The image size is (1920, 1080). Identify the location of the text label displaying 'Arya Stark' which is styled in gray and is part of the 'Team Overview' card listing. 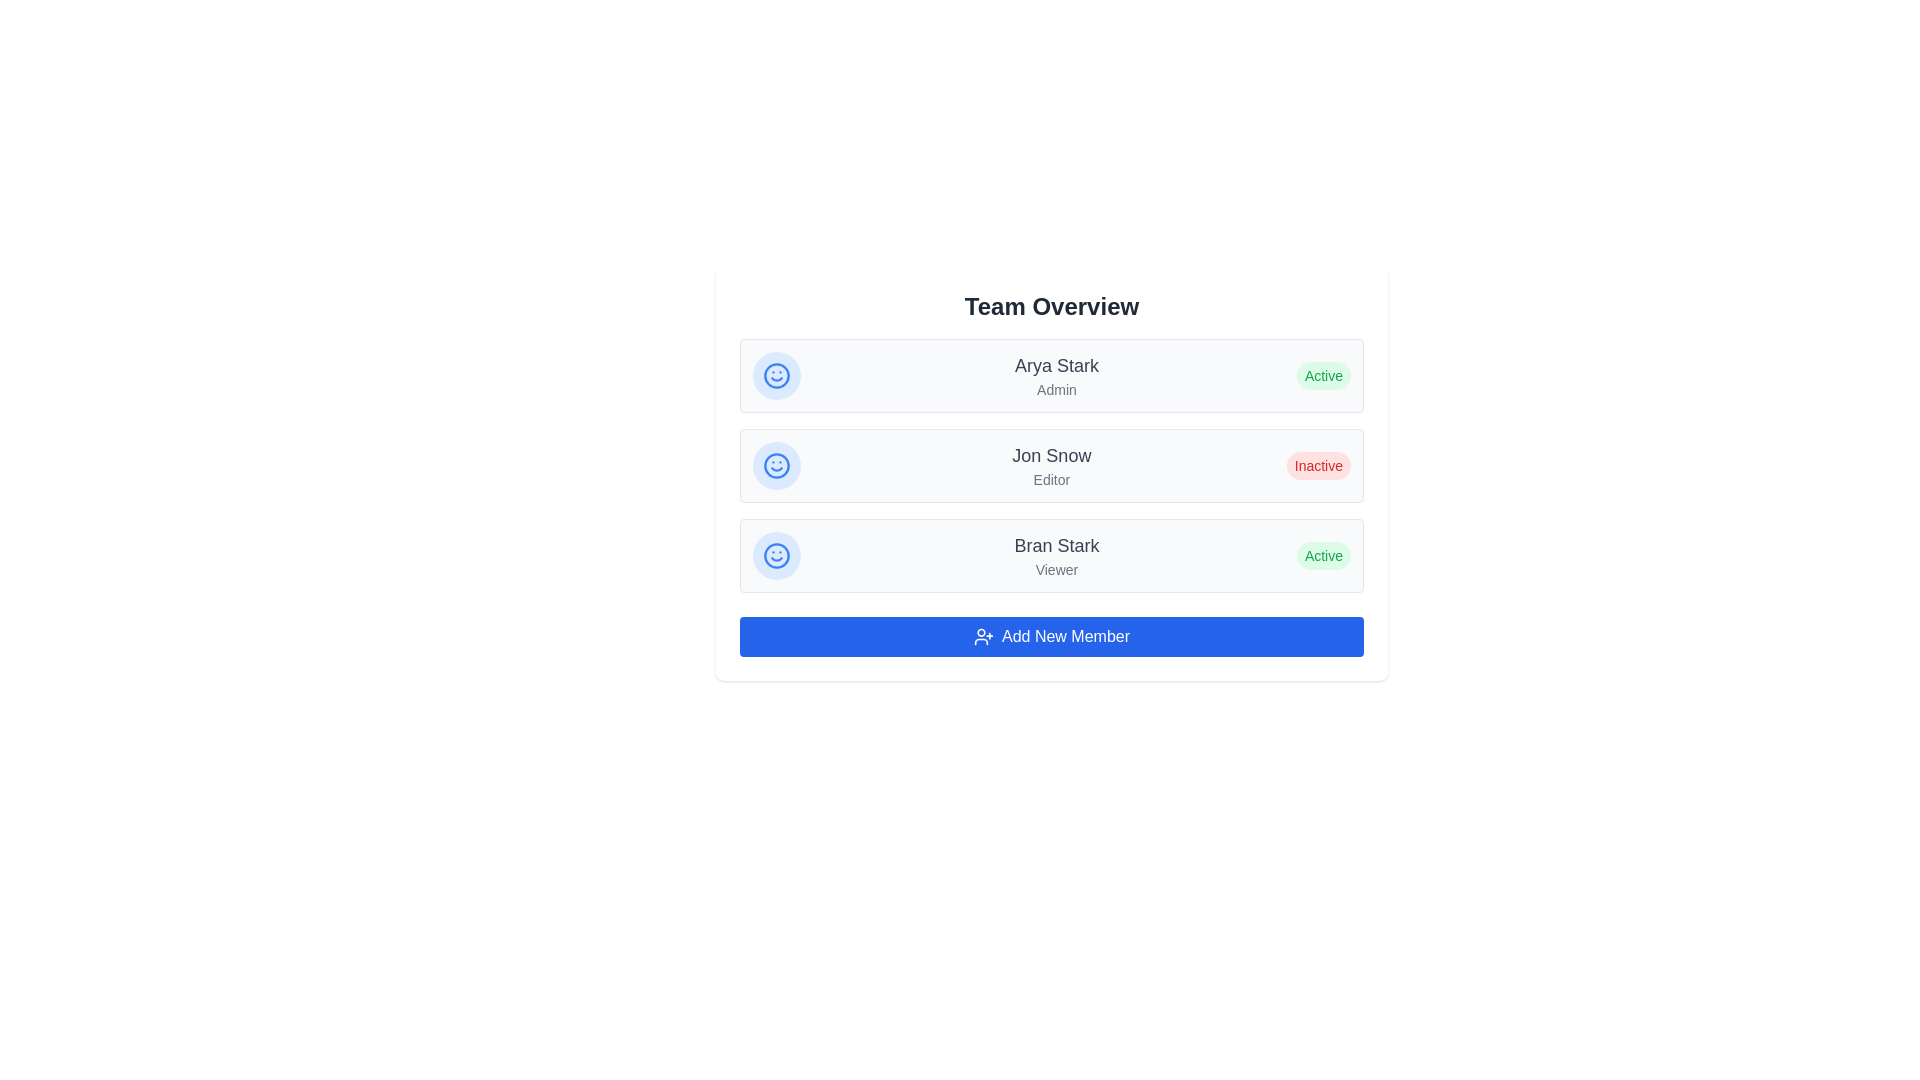
(1055, 366).